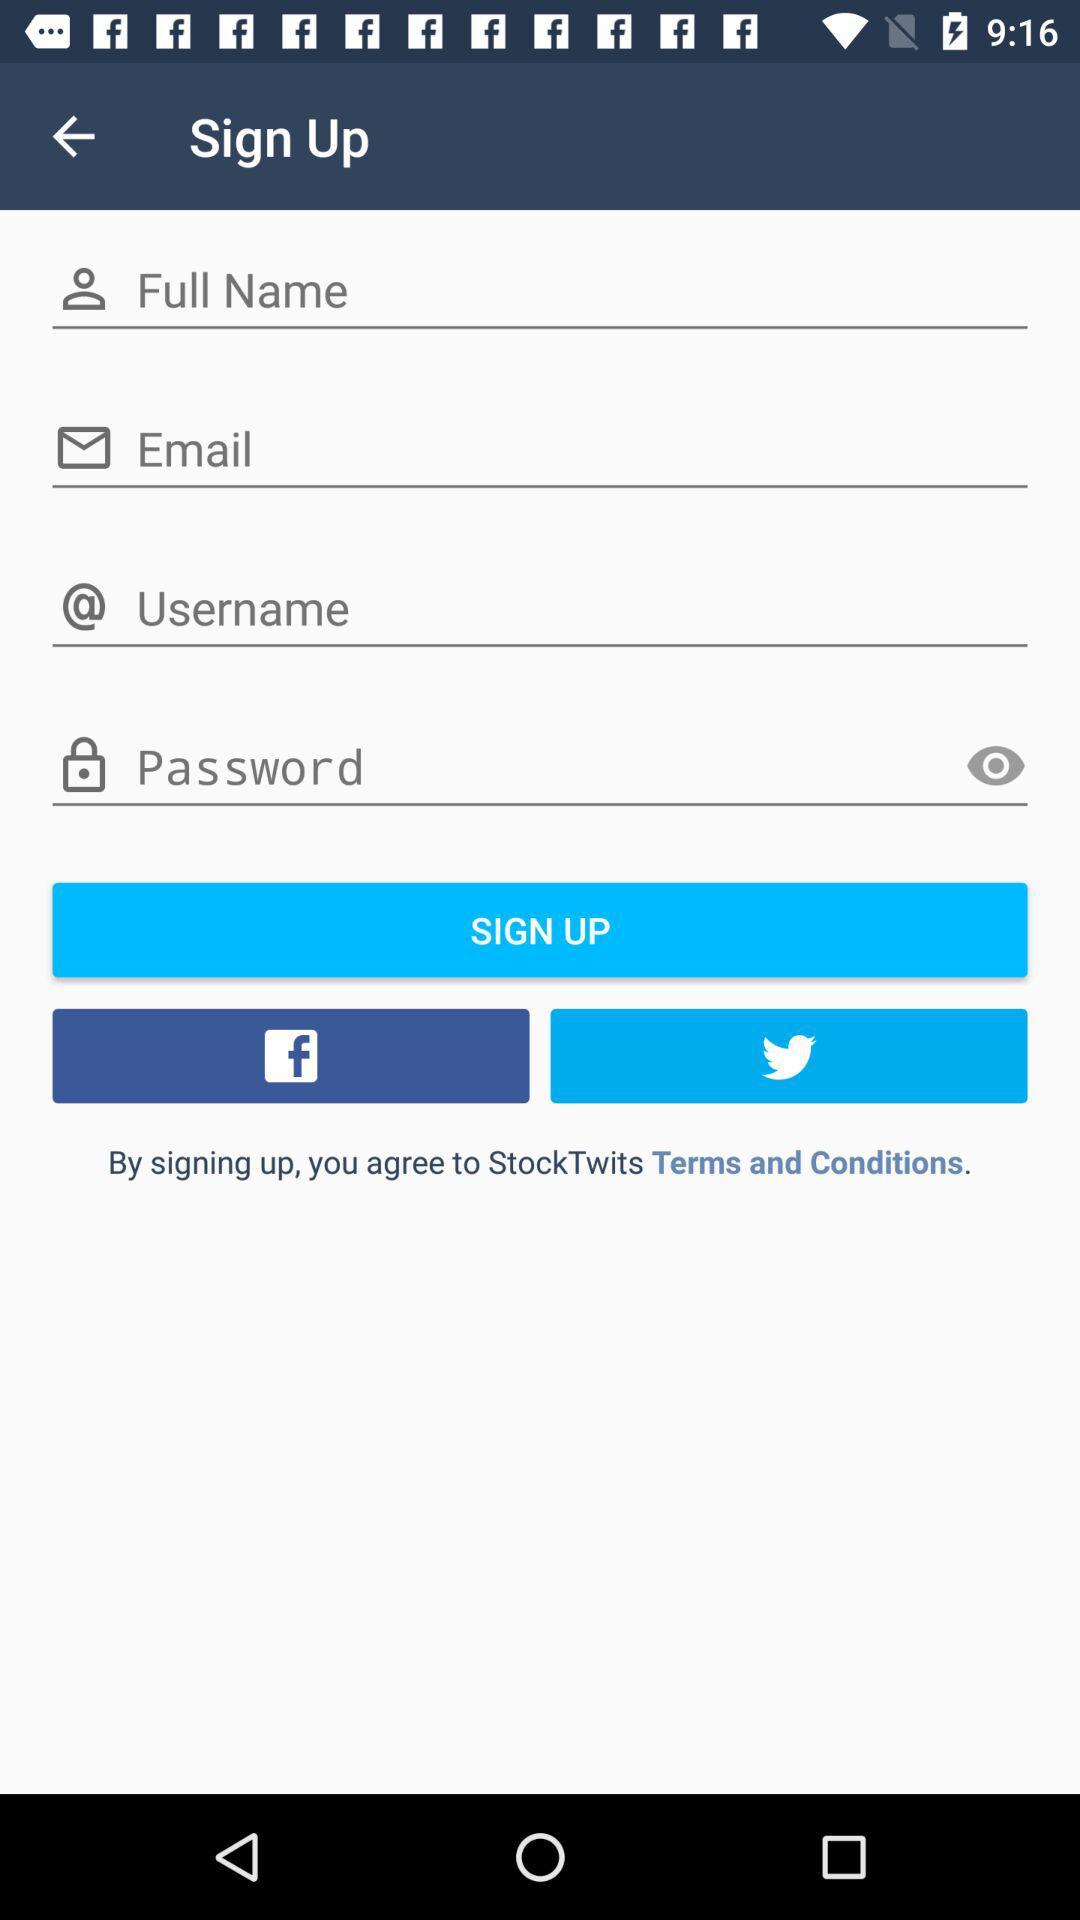  Describe the element at coordinates (995, 765) in the screenshot. I see `item above sign up item` at that location.